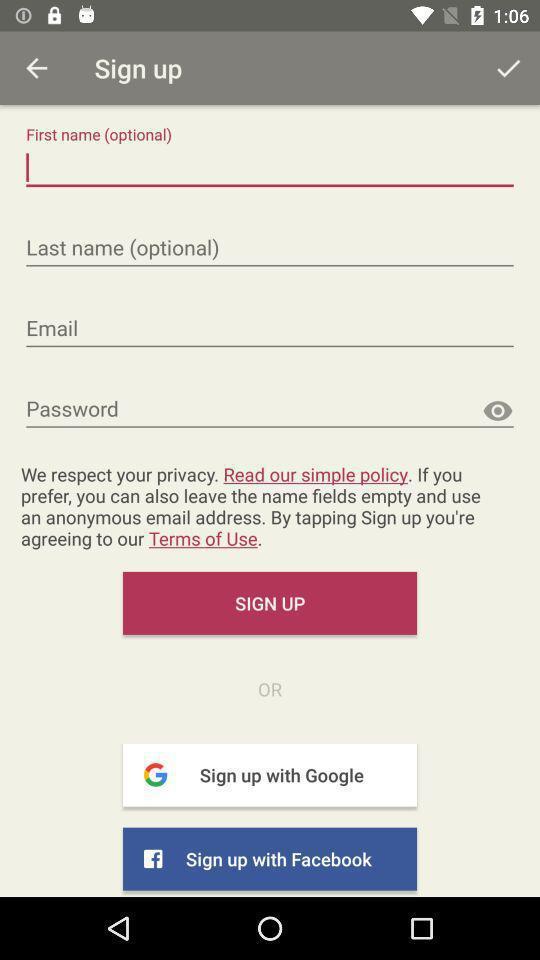 Image resolution: width=540 pixels, height=960 pixels. I want to click on the visibility icon, so click(496, 410).